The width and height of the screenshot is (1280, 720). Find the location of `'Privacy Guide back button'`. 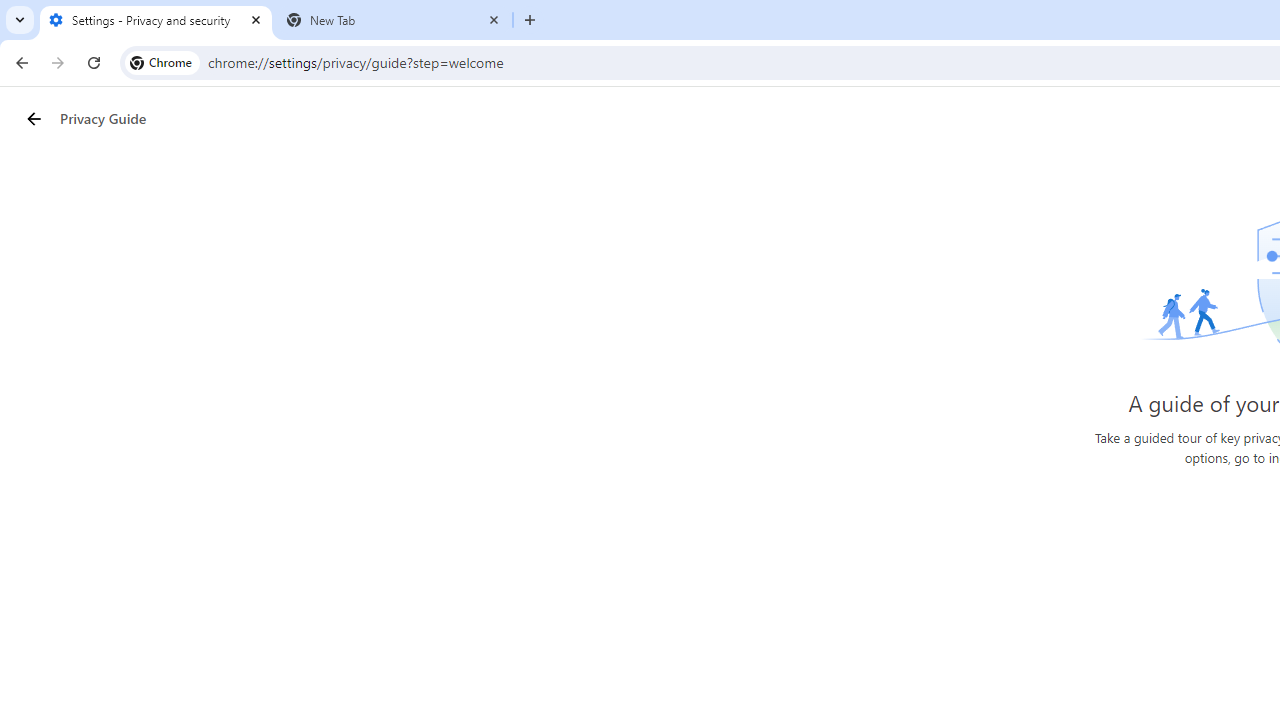

'Privacy Guide back button' is located at coordinates (33, 119).